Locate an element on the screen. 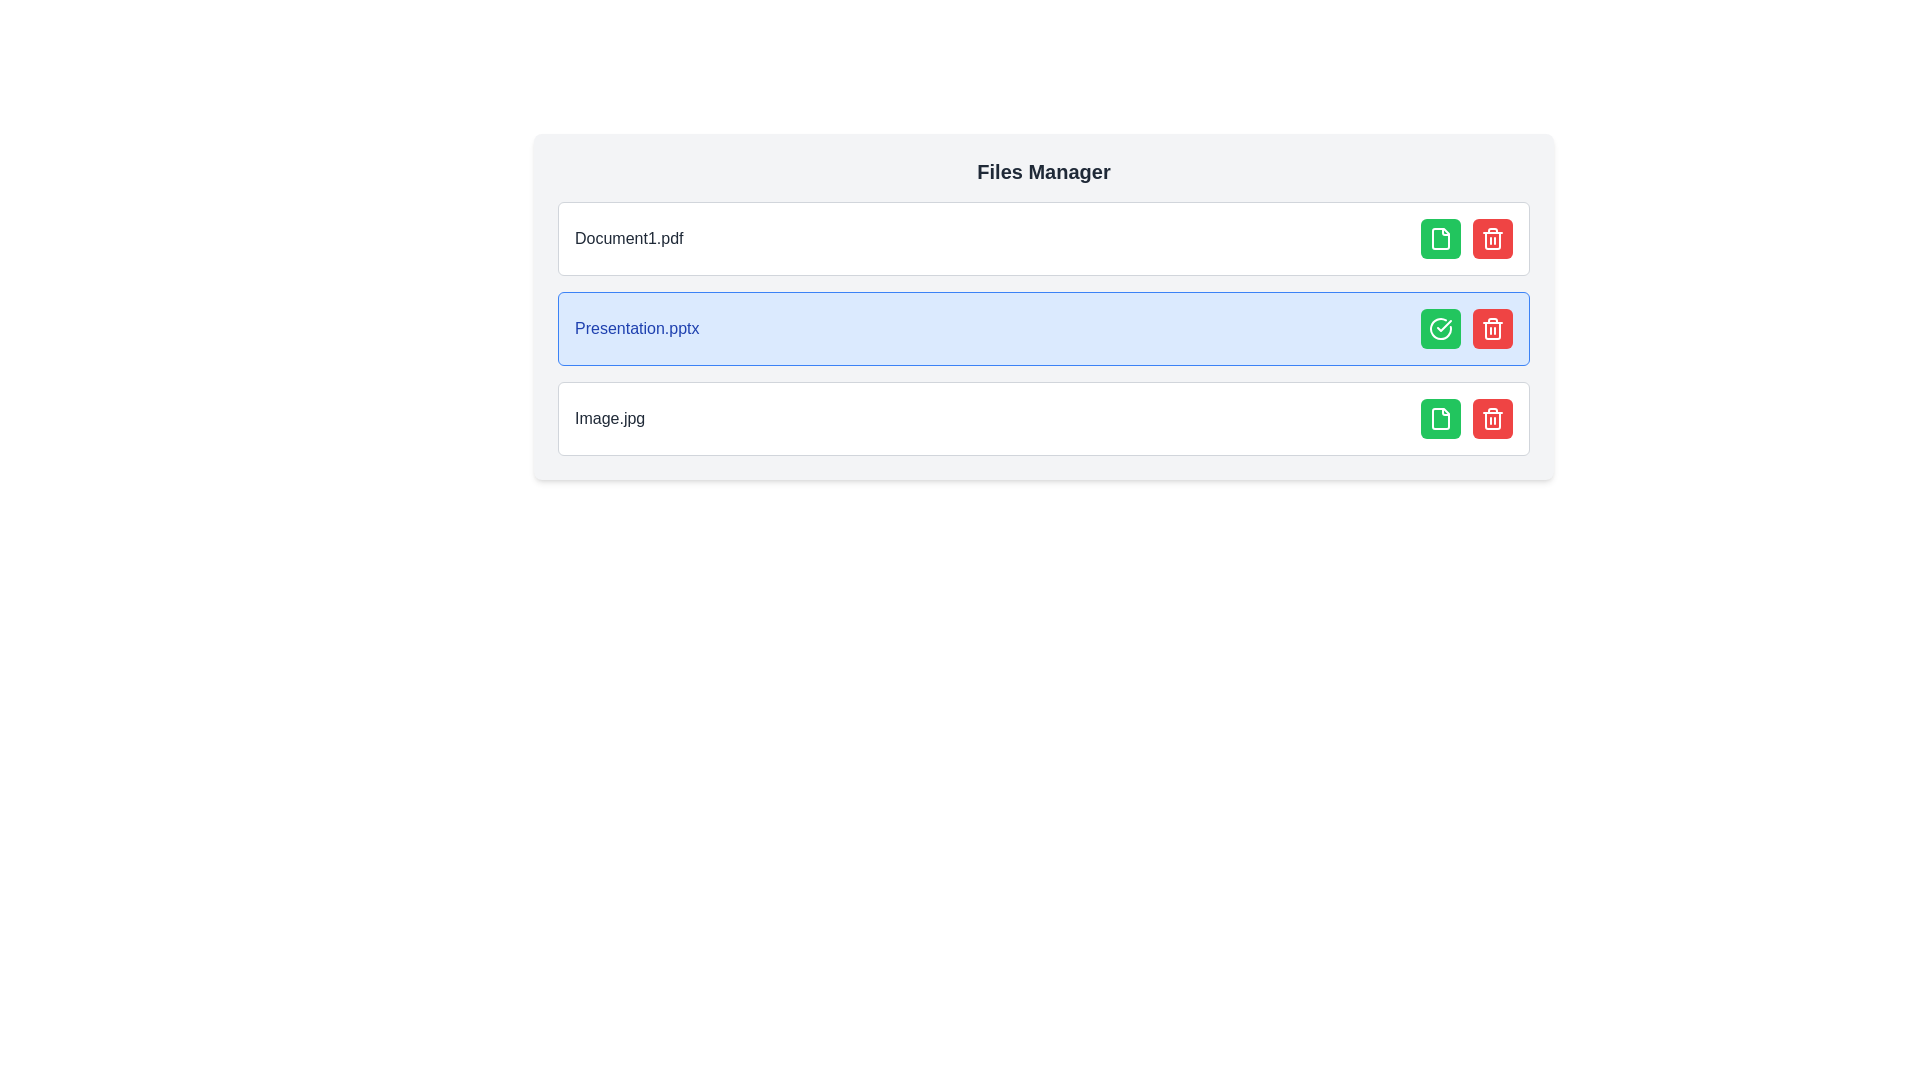 Image resolution: width=1920 pixels, height=1080 pixels. the green button with a document icon is located at coordinates (1440, 418).